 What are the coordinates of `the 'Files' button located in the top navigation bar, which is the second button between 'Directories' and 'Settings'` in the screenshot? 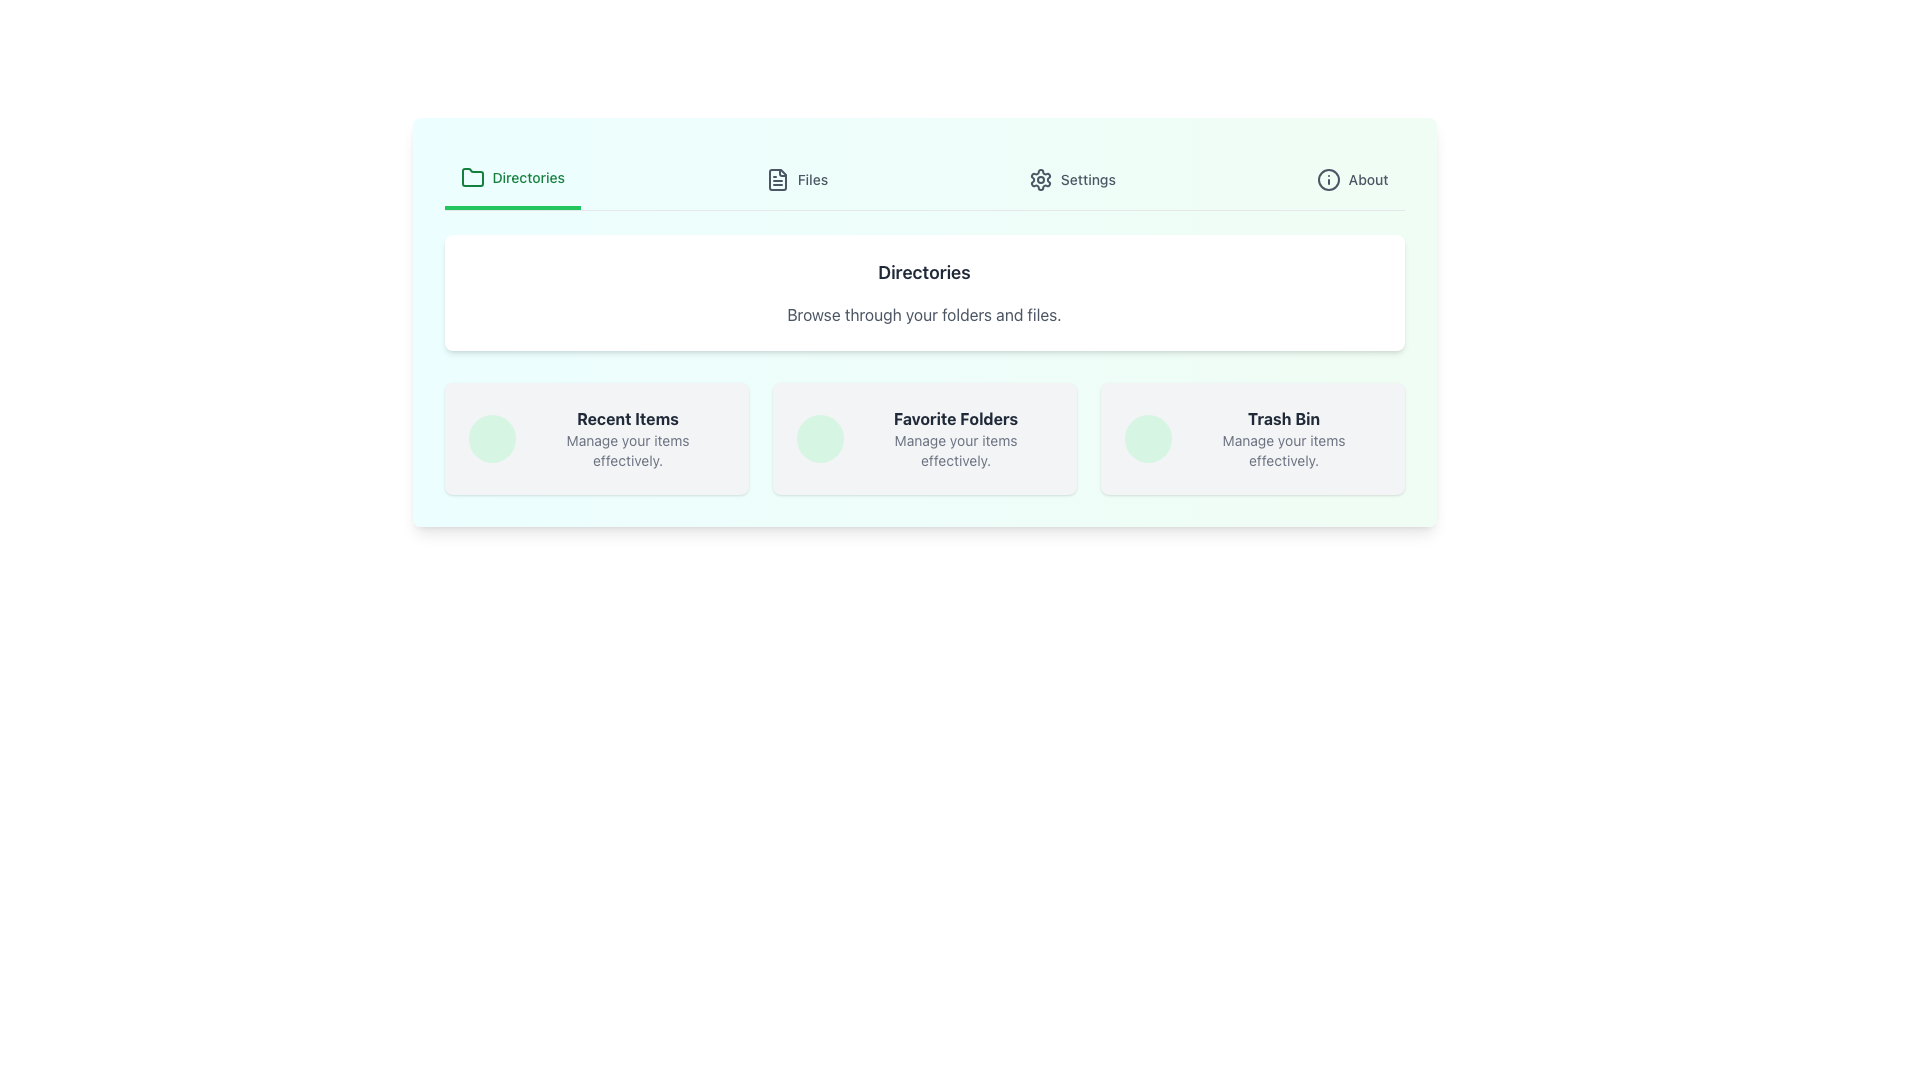 It's located at (795, 180).